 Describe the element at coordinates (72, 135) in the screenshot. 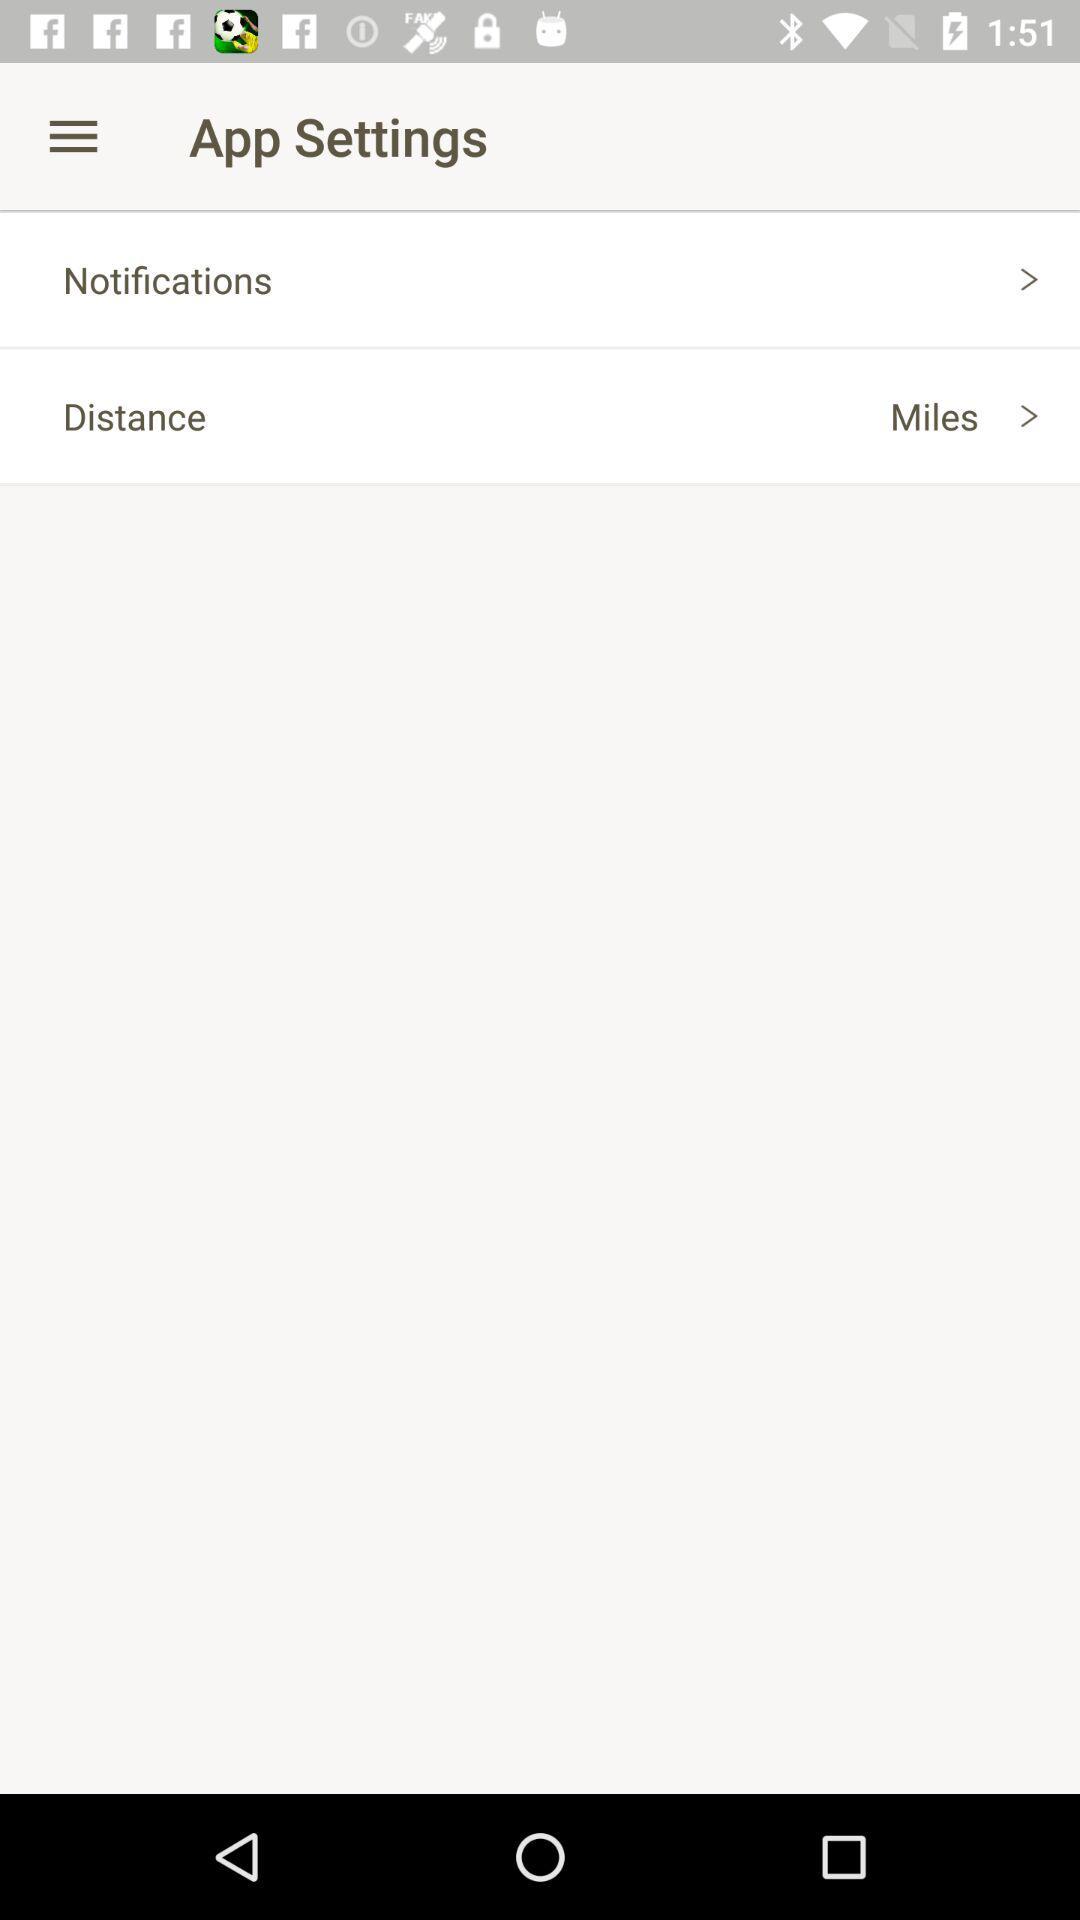

I see `icon next to app settings` at that location.